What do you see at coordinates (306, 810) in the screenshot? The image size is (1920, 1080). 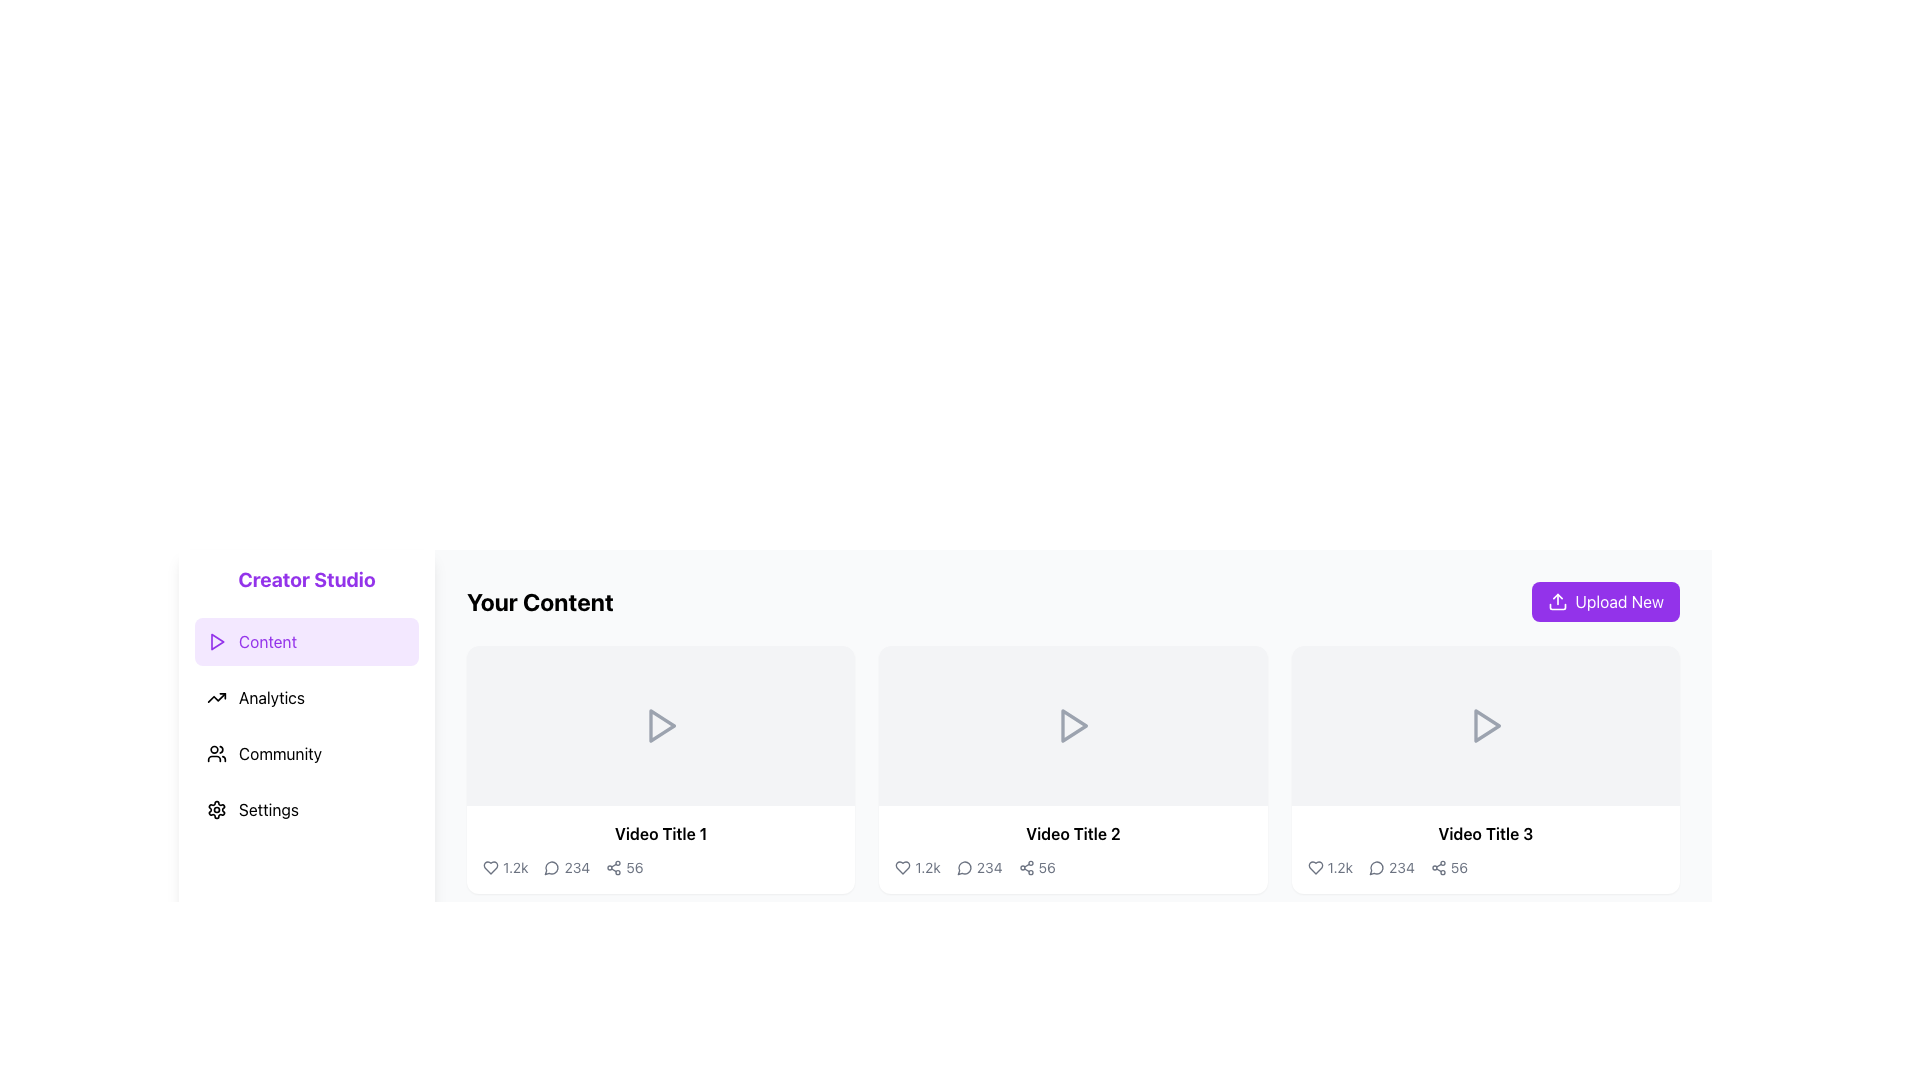 I see `the fourth navigation list item in the left sidebar` at bounding box center [306, 810].